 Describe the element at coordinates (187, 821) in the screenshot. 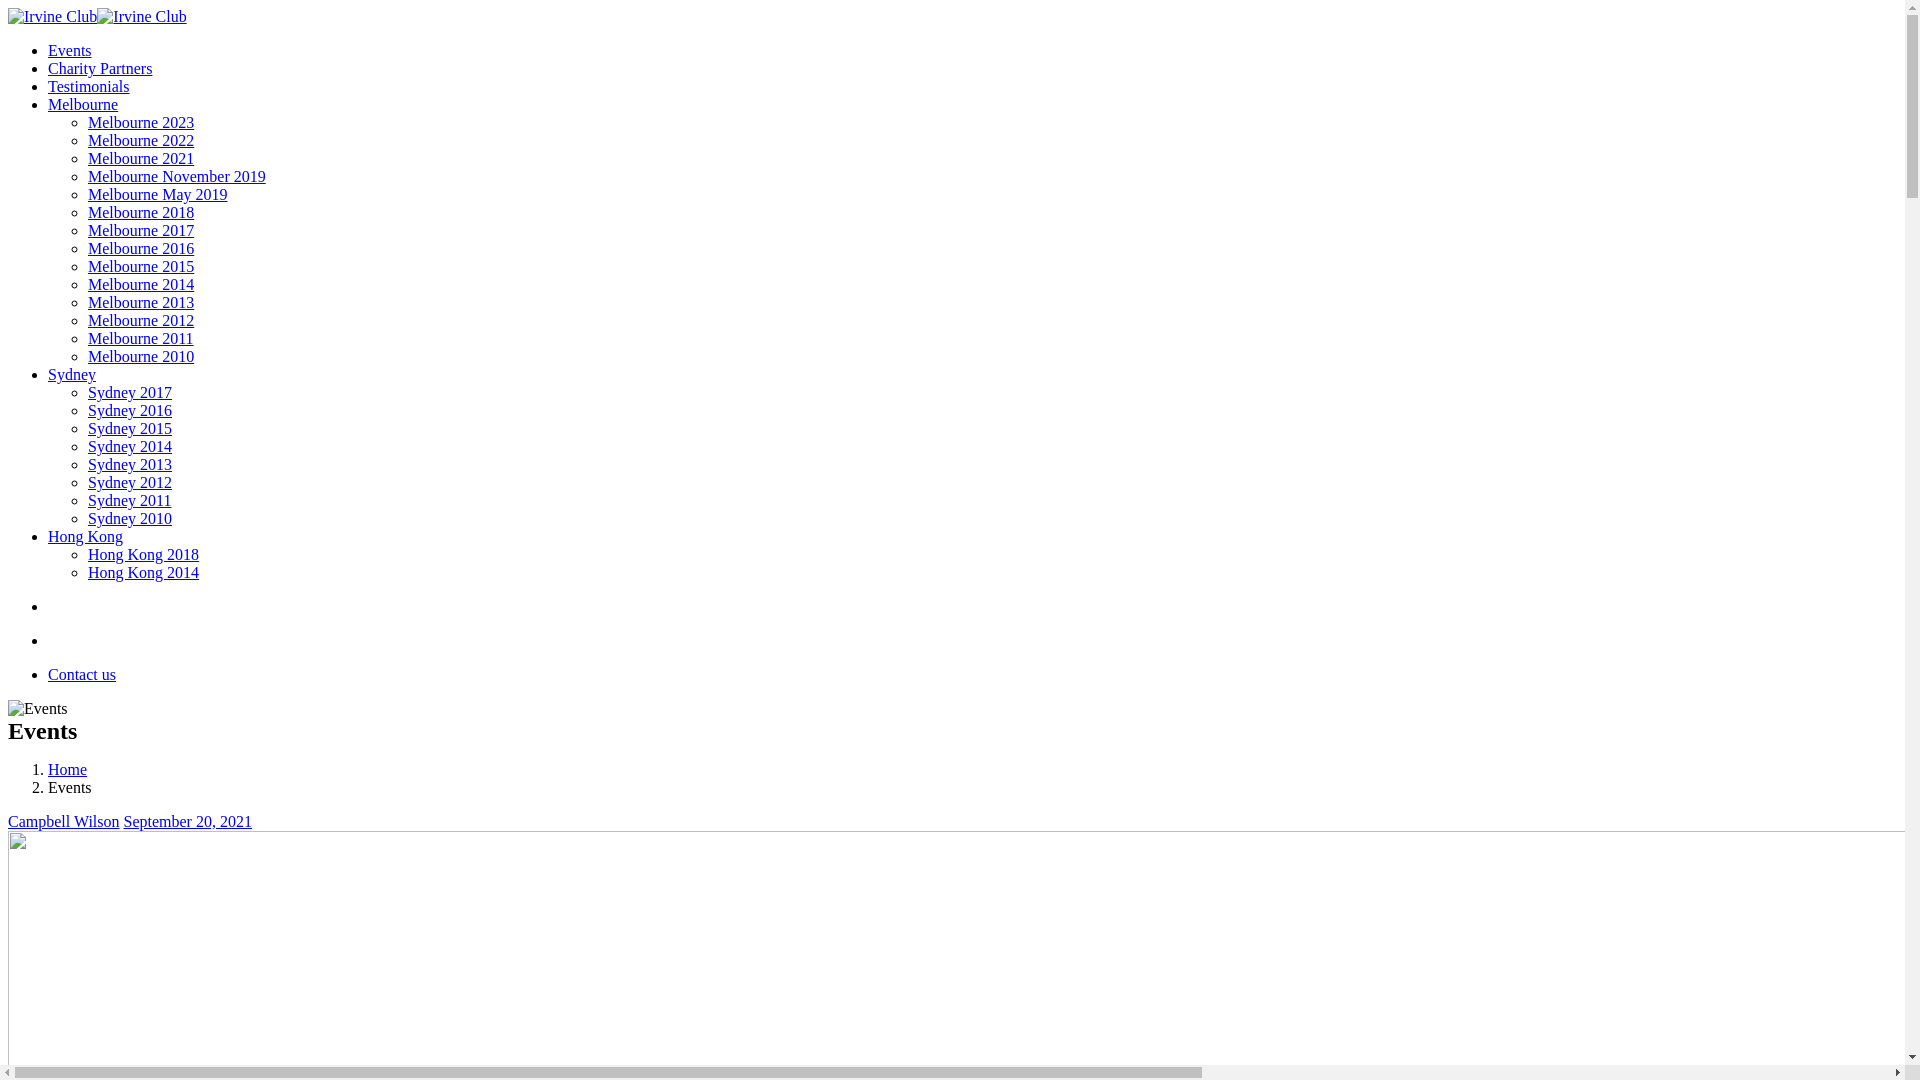

I see `'September 20, 2021'` at that location.